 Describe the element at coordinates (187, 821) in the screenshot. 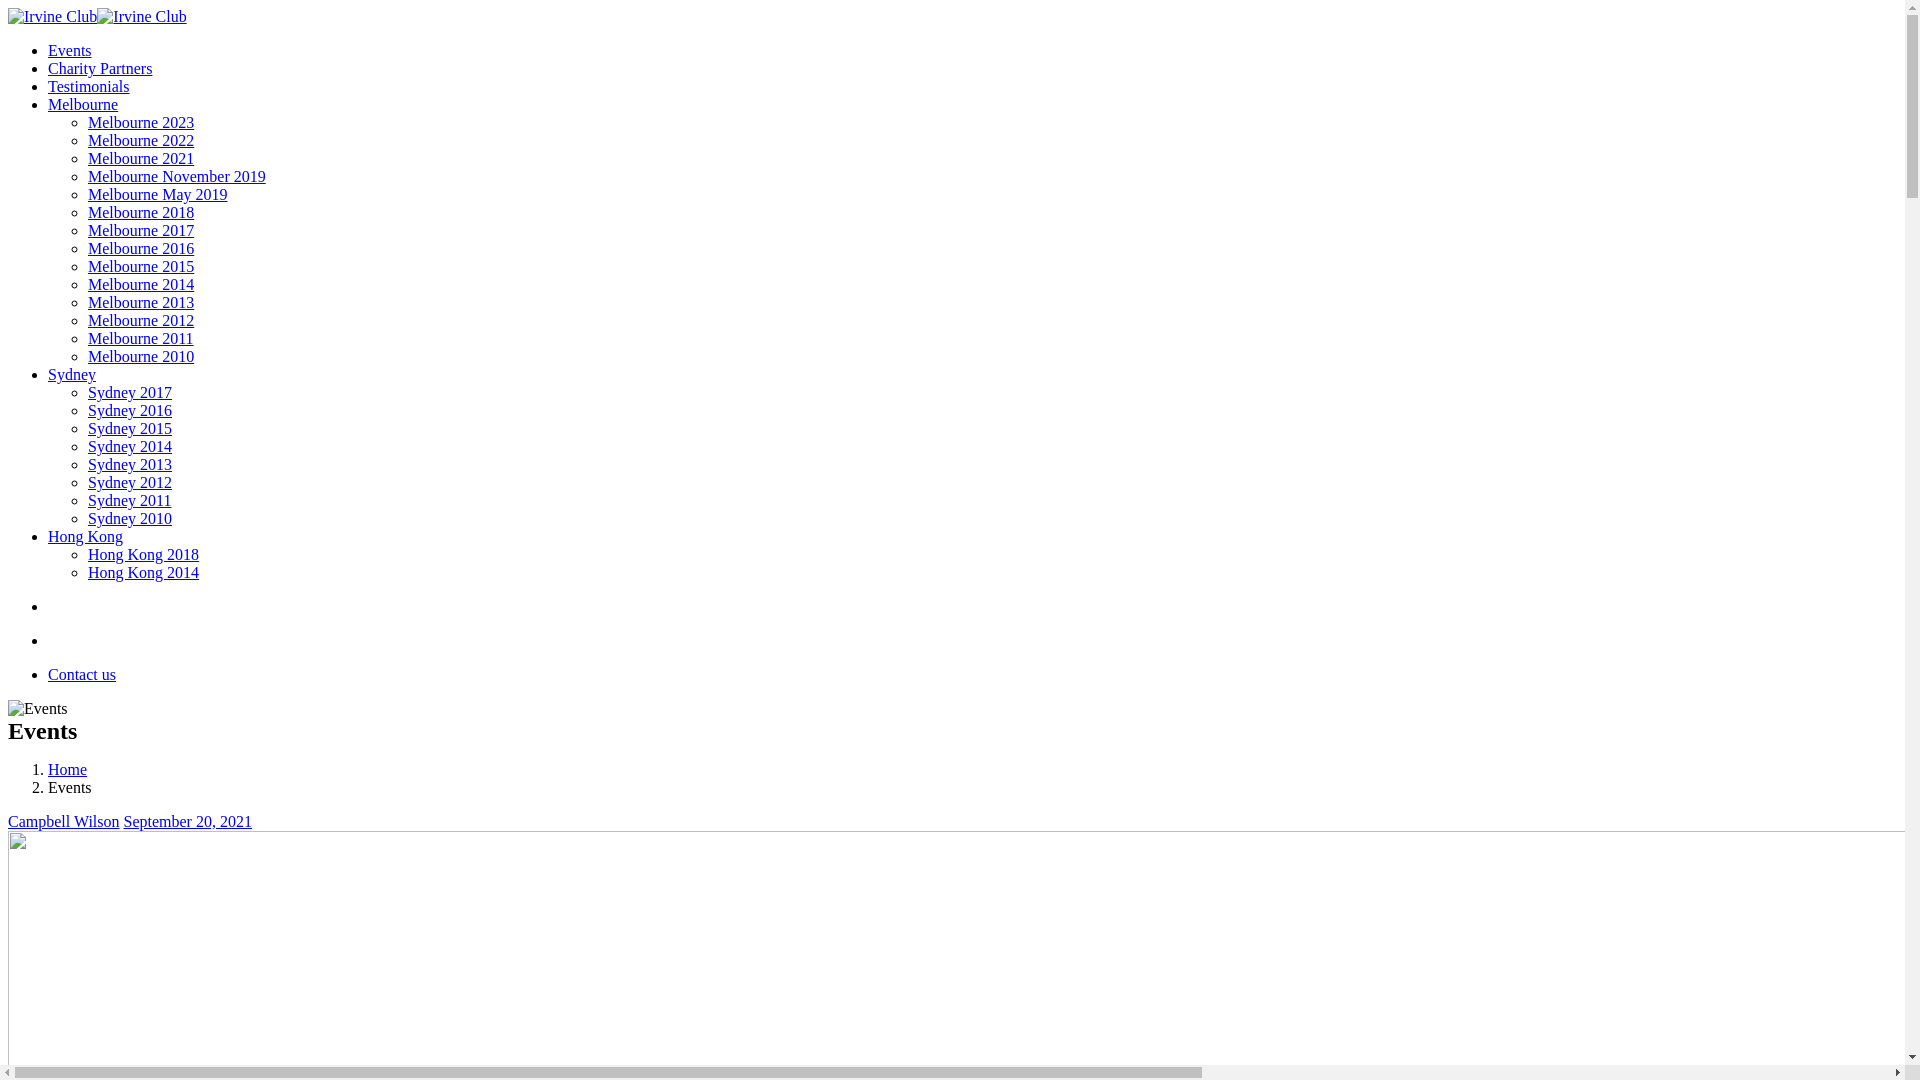

I see `'September 20, 2021'` at that location.